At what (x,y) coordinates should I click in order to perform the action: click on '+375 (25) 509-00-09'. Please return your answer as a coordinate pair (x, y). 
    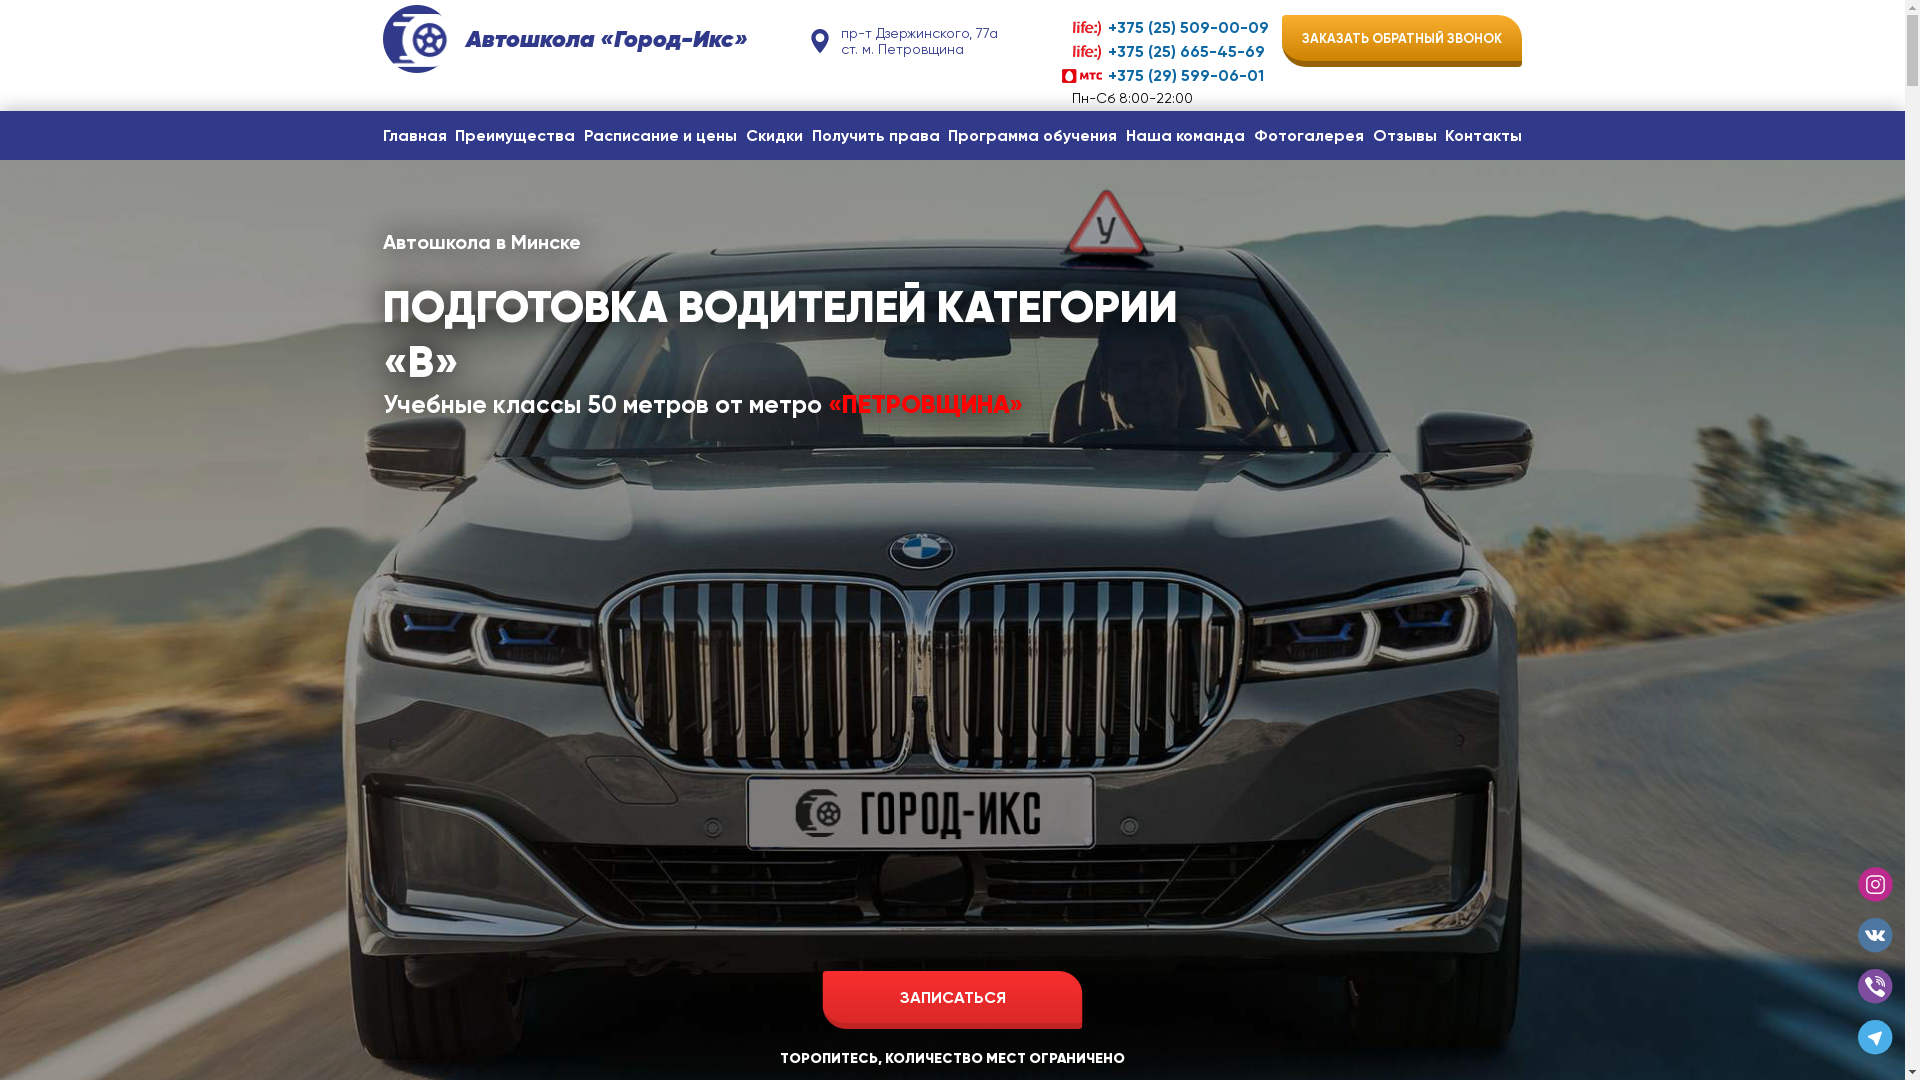
    Looking at the image, I should click on (1165, 27).